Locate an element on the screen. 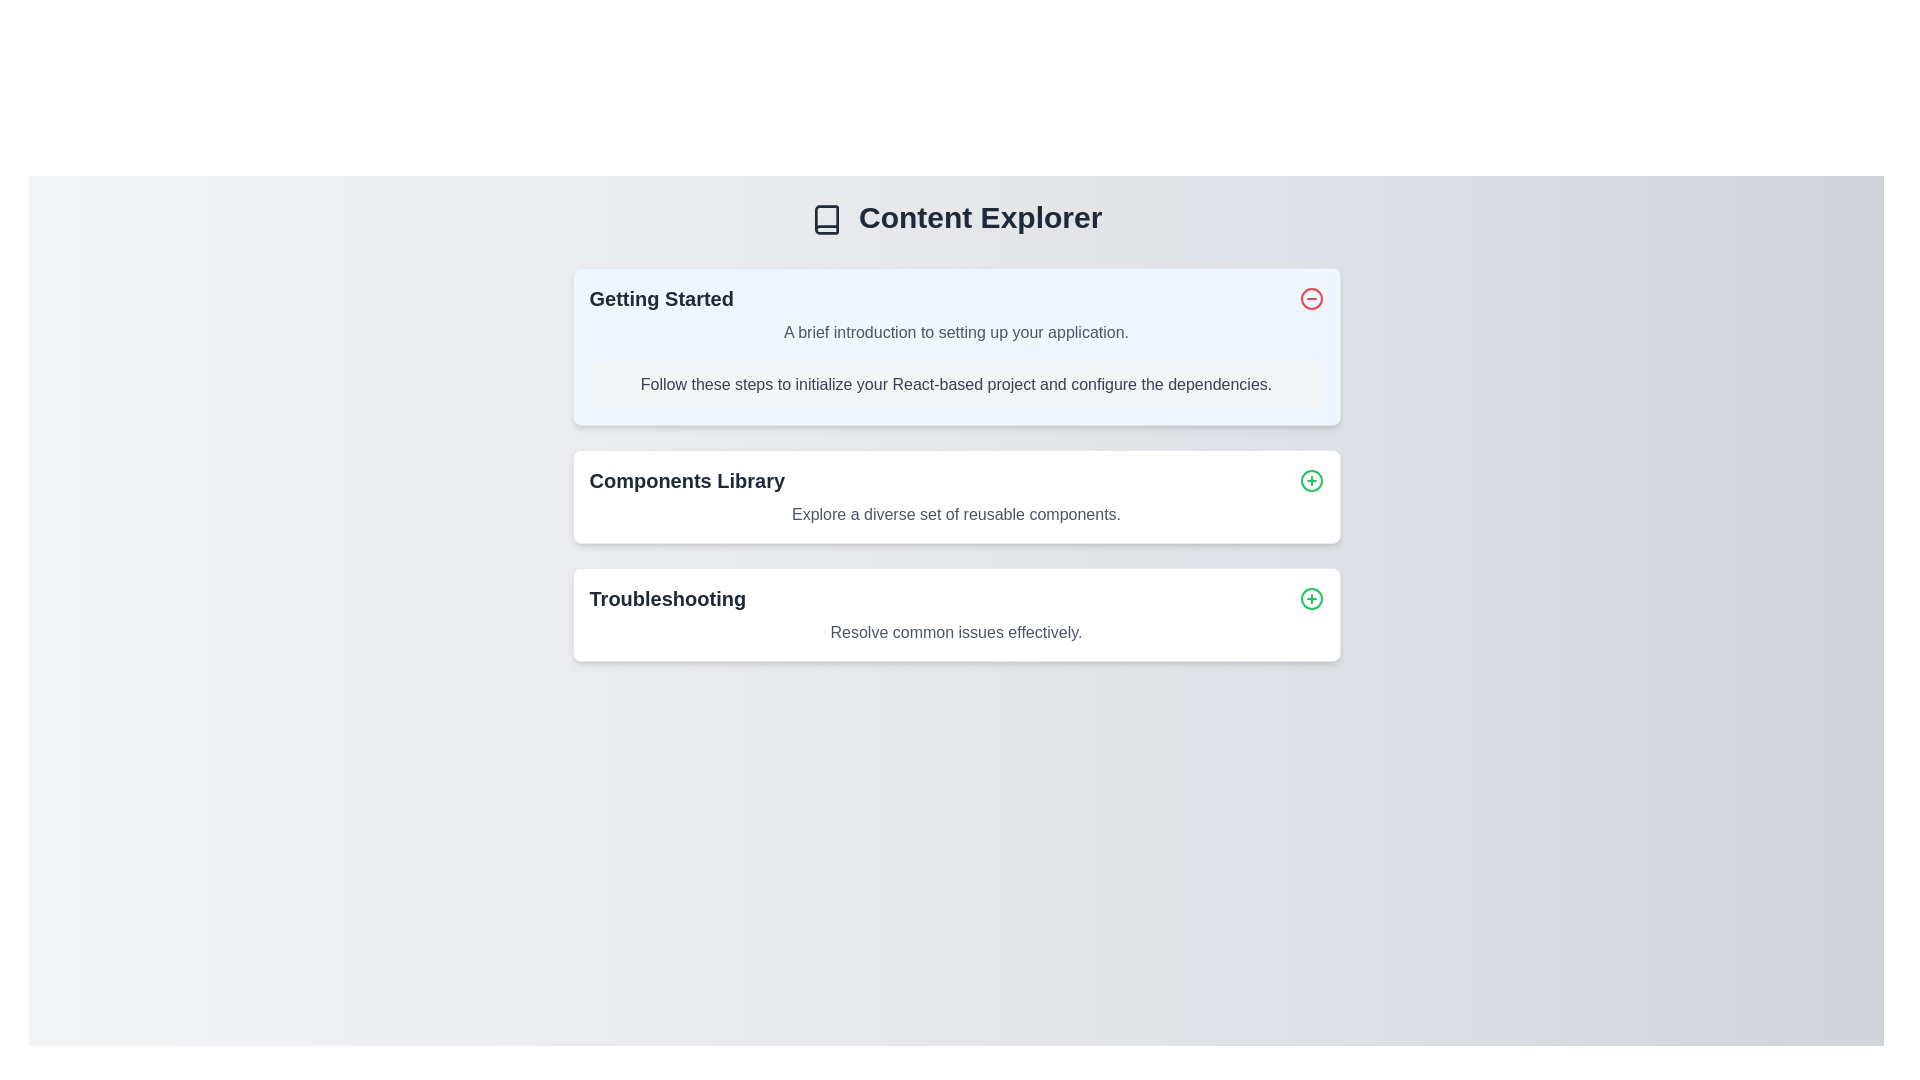  information provided in the 'Getting Started' informational card, which has a light blue background and is located under the 'Content Explorer' heading is located at coordinates (955, 346).